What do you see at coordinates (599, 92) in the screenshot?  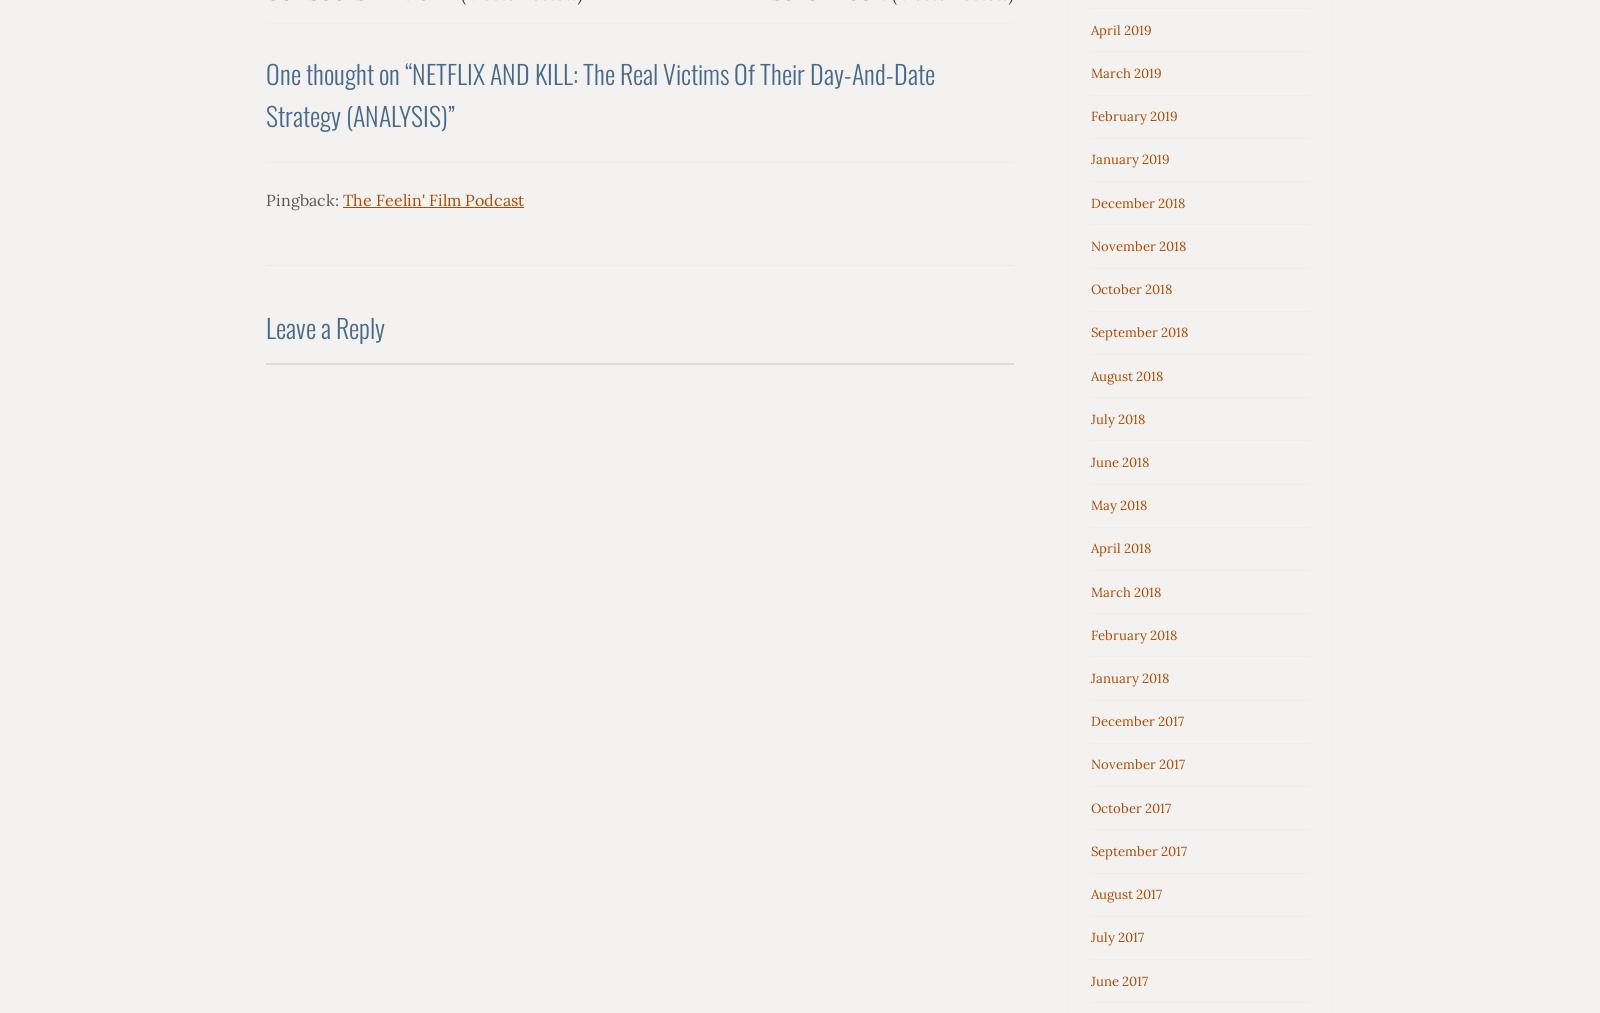 I see `'NETFLIX AND KILL: The Real Victims Of Their Day-And-Date Strategy (ANALYSIS)'` at bounding box center [599, 92].